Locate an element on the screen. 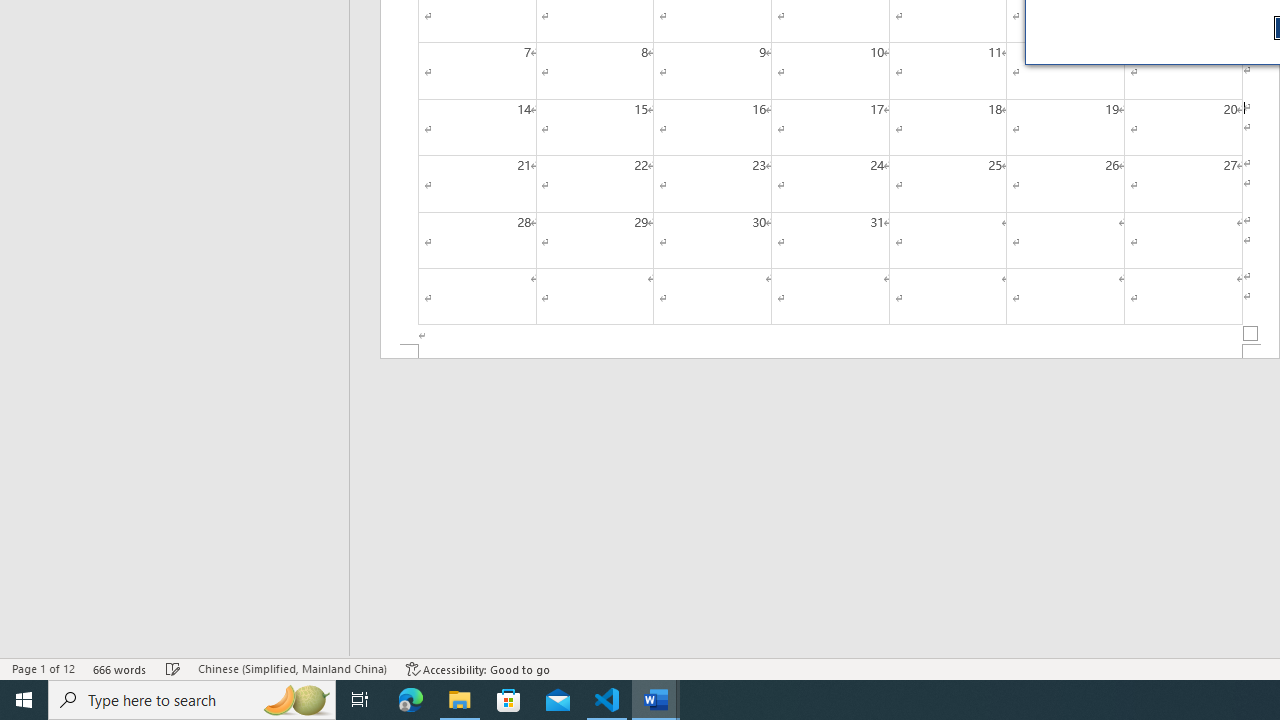 The width and height of the screenshot is (1280, 720). 'Page Number Page 1 of 12' is located at coordinates (43, 669).